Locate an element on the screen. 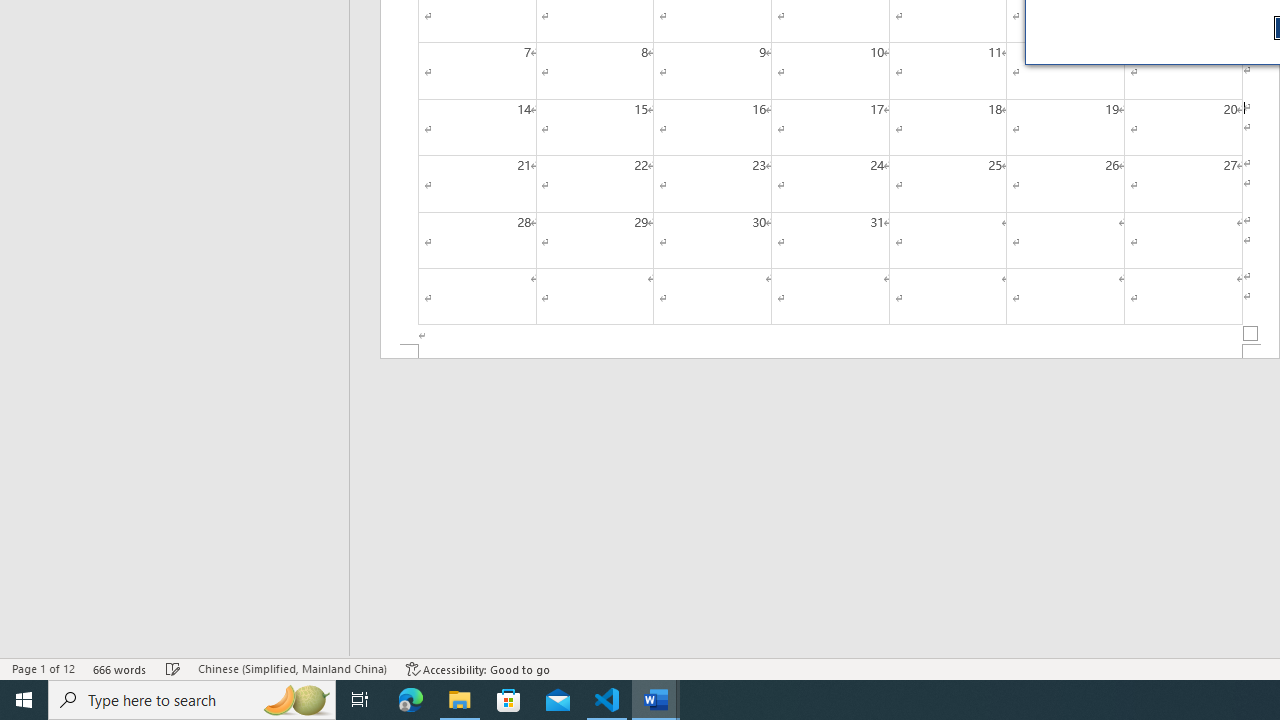 The width and height of the screenshot is (1280, 720). 'Page Number Page 1 of 12' is located at coordinates (43, 669).